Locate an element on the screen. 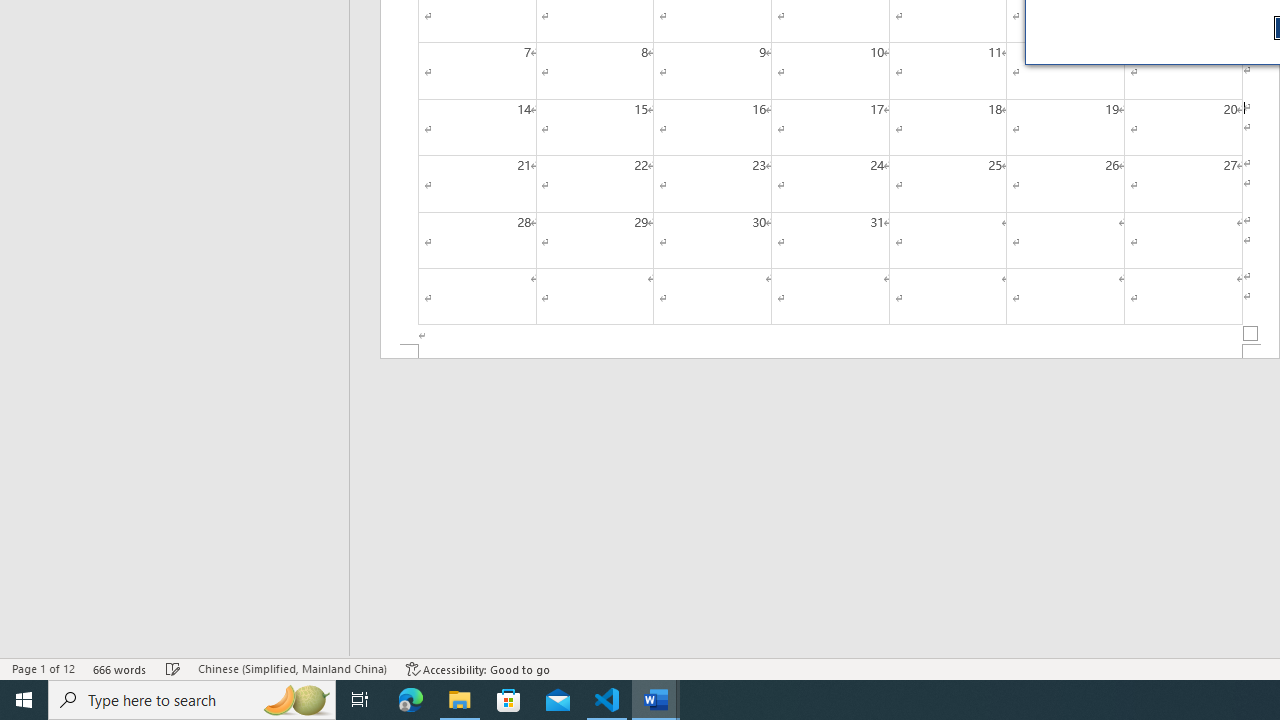 The width and height of the screenshot is (1280, 720). 'Page Number Page 1 of 12' is located at coordinates (43, 669).